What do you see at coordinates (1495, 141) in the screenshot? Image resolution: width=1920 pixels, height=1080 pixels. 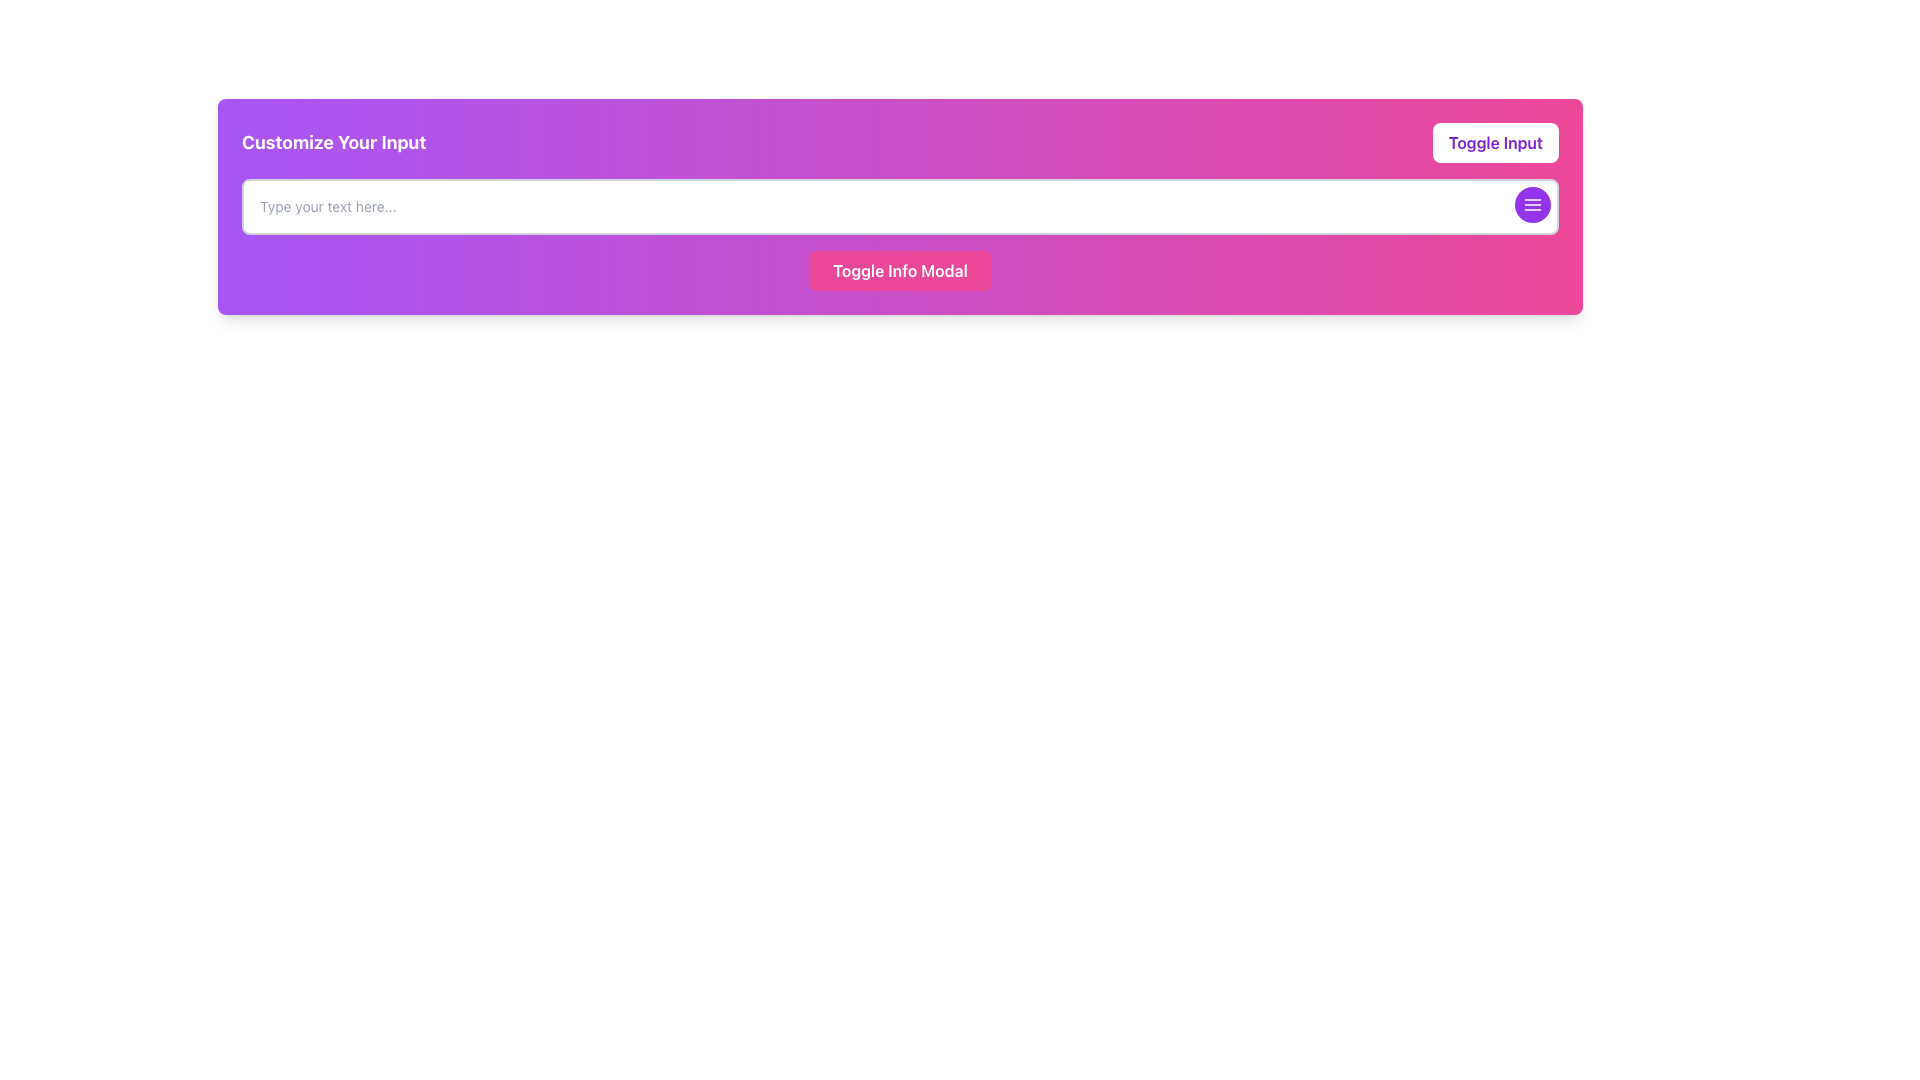 I see `the 'Toggle Input' button, which is displayed in bold purple font on a white background` at bounding box center [1495, 141].